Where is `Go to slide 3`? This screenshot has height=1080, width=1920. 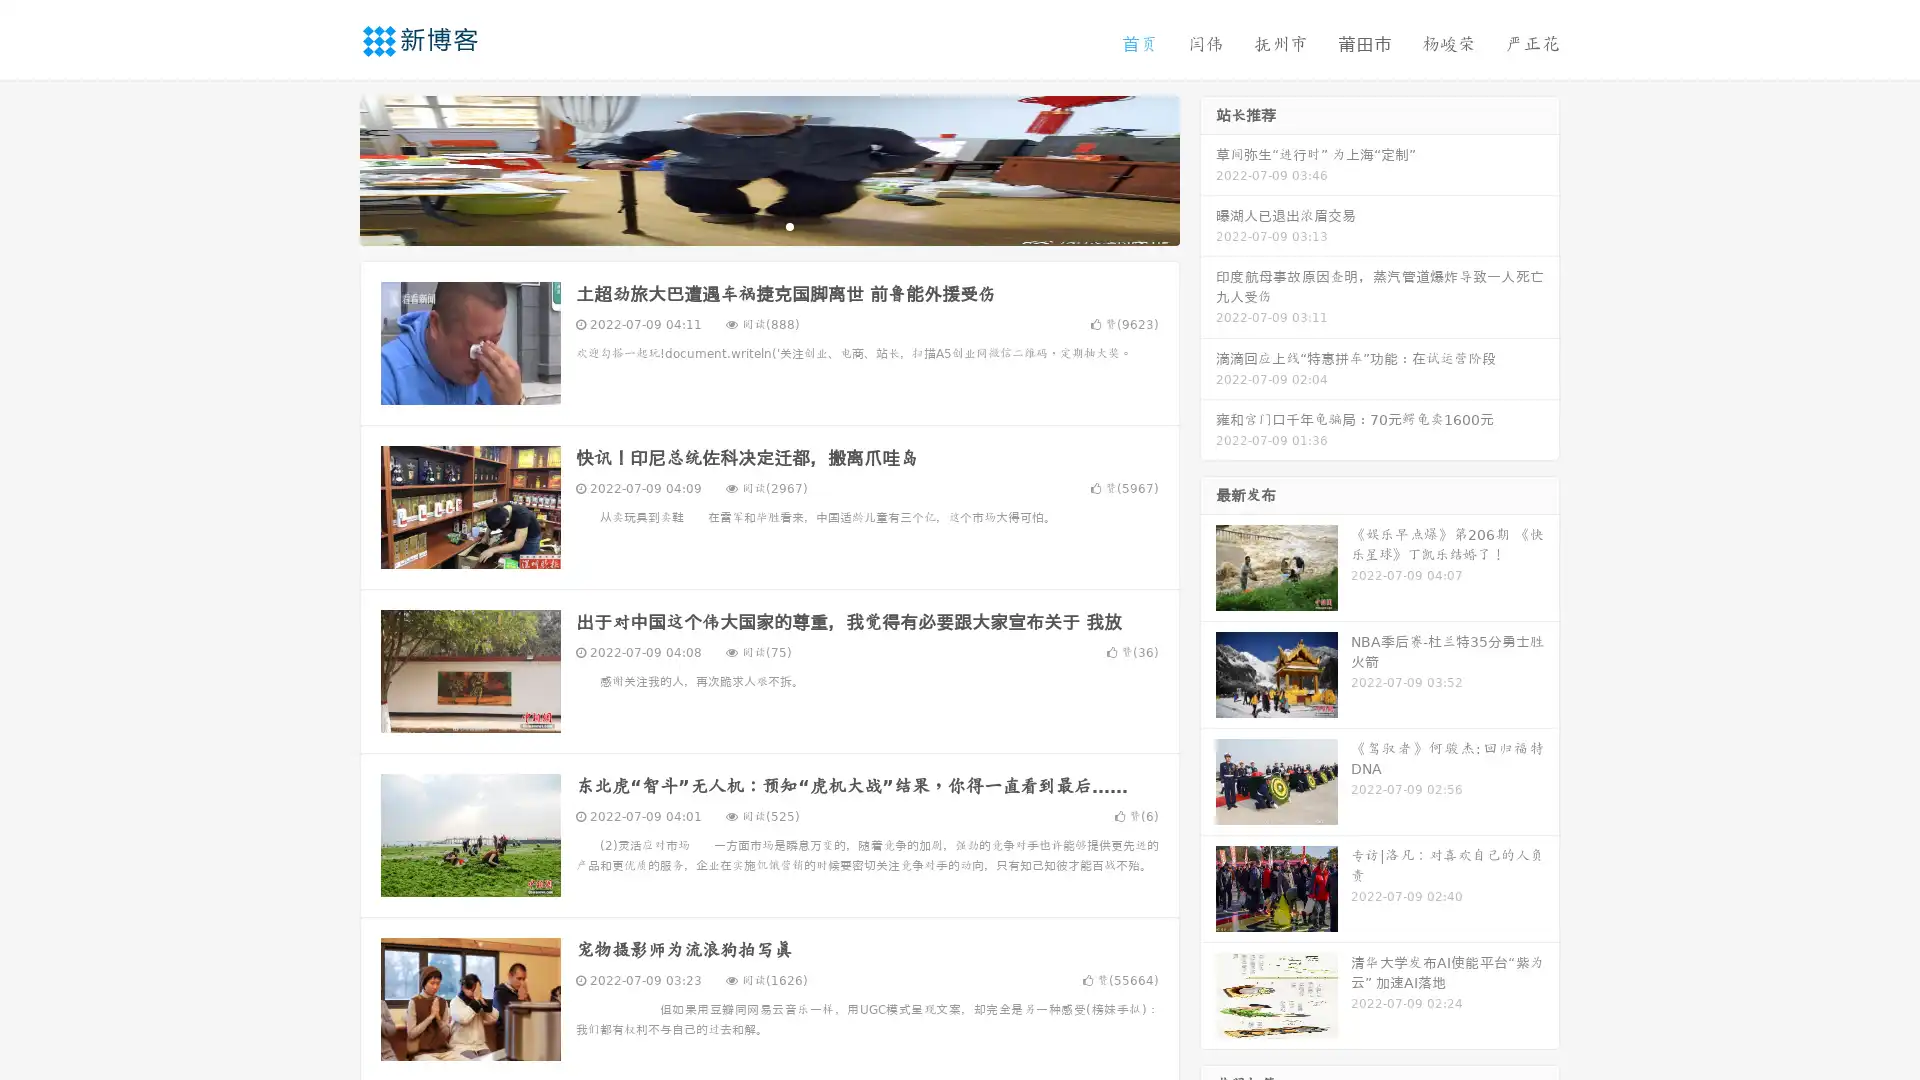 Go to slide 3 is located at coordinates (789, 225).